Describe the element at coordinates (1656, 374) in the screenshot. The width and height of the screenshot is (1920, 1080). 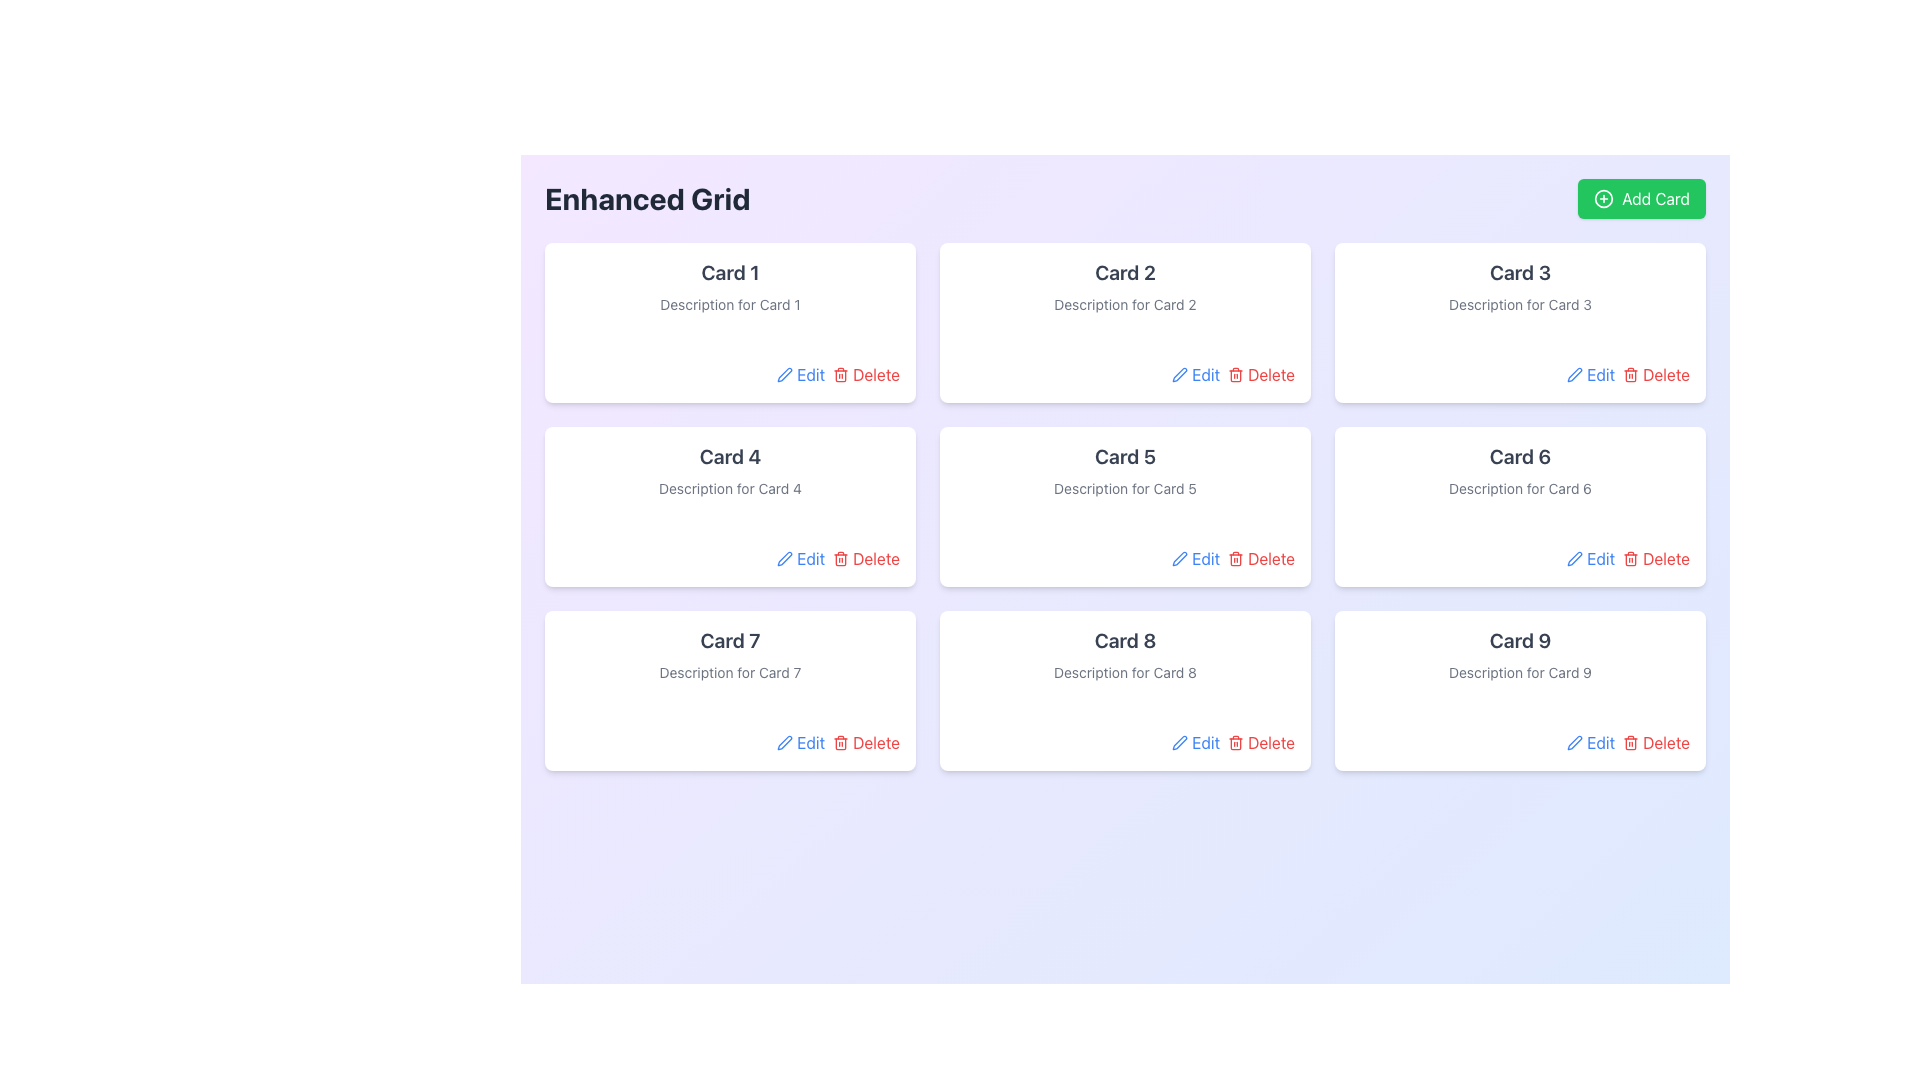
I see `the delete button located in the bottom-right corner of 'Card 3'` at that location.